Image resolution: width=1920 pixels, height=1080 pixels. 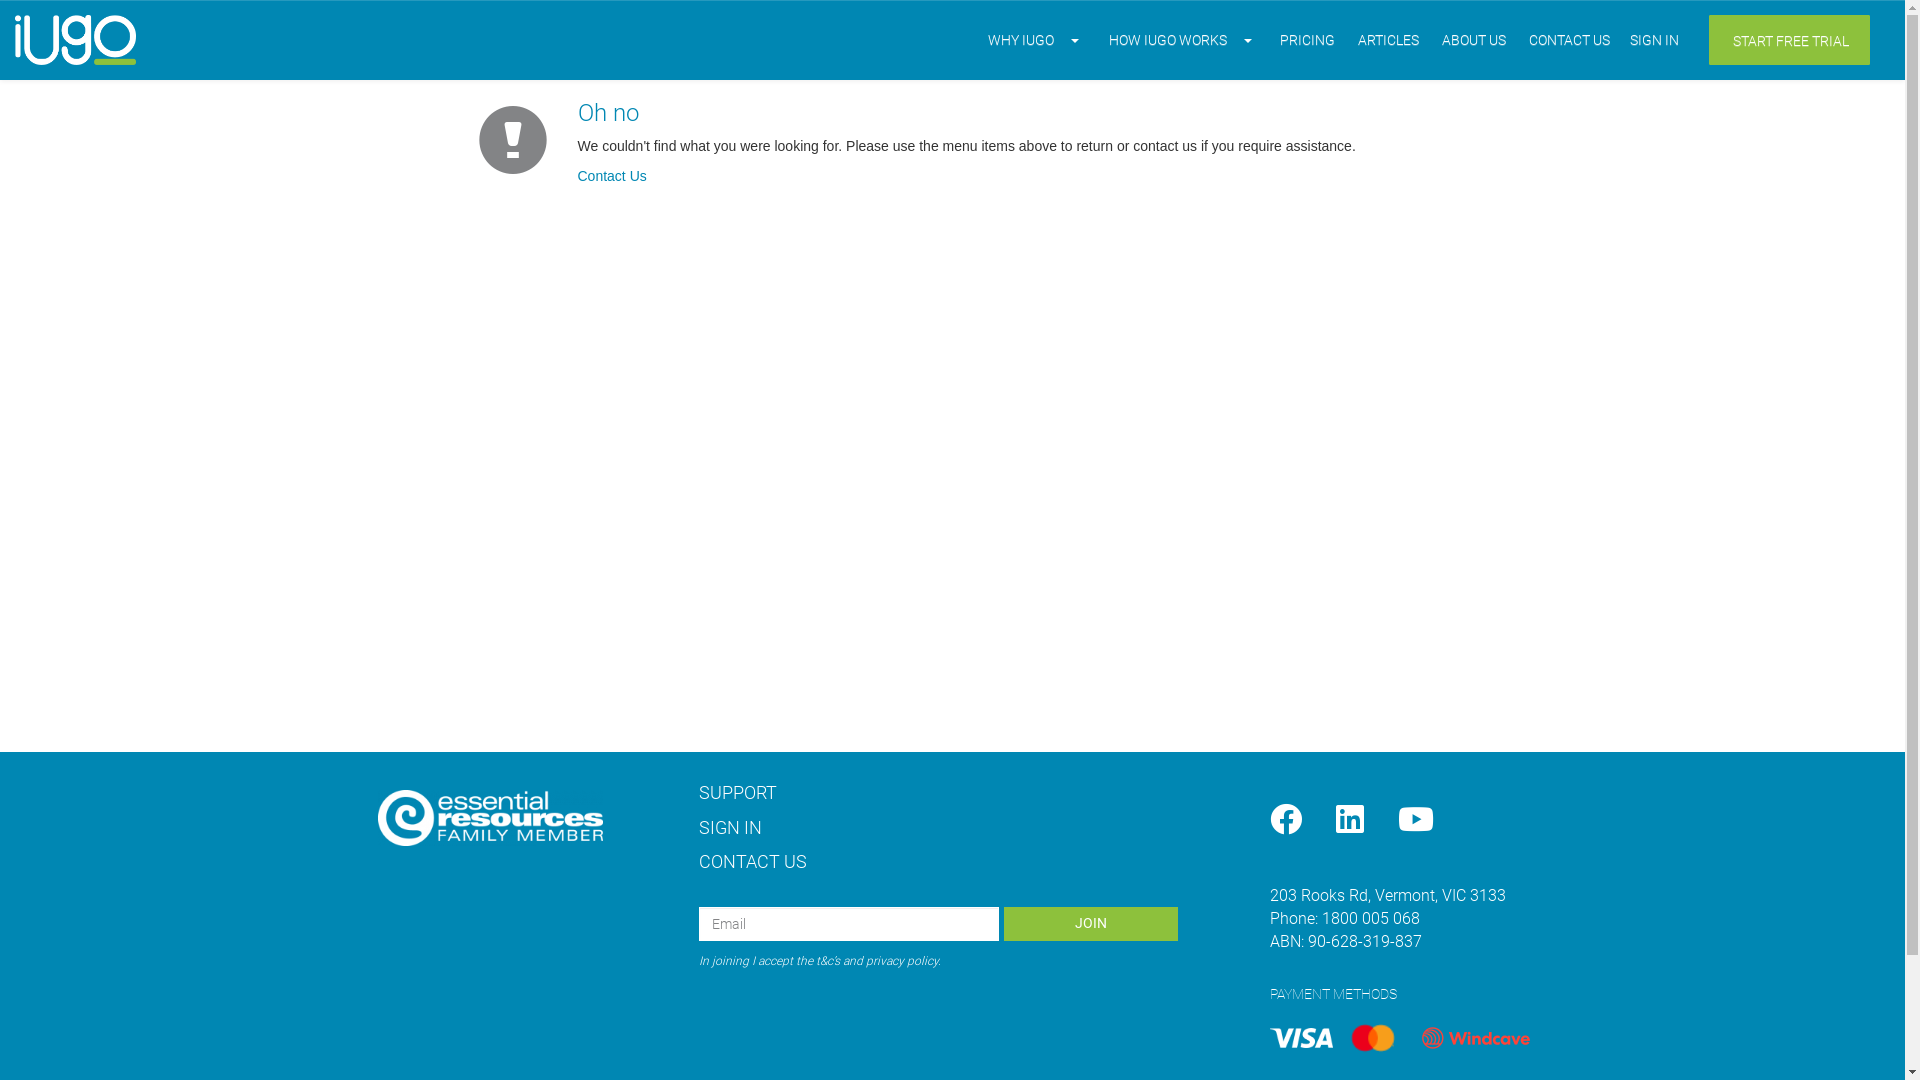 I want to click on 'PRICING', so click(x=1308, y=39).